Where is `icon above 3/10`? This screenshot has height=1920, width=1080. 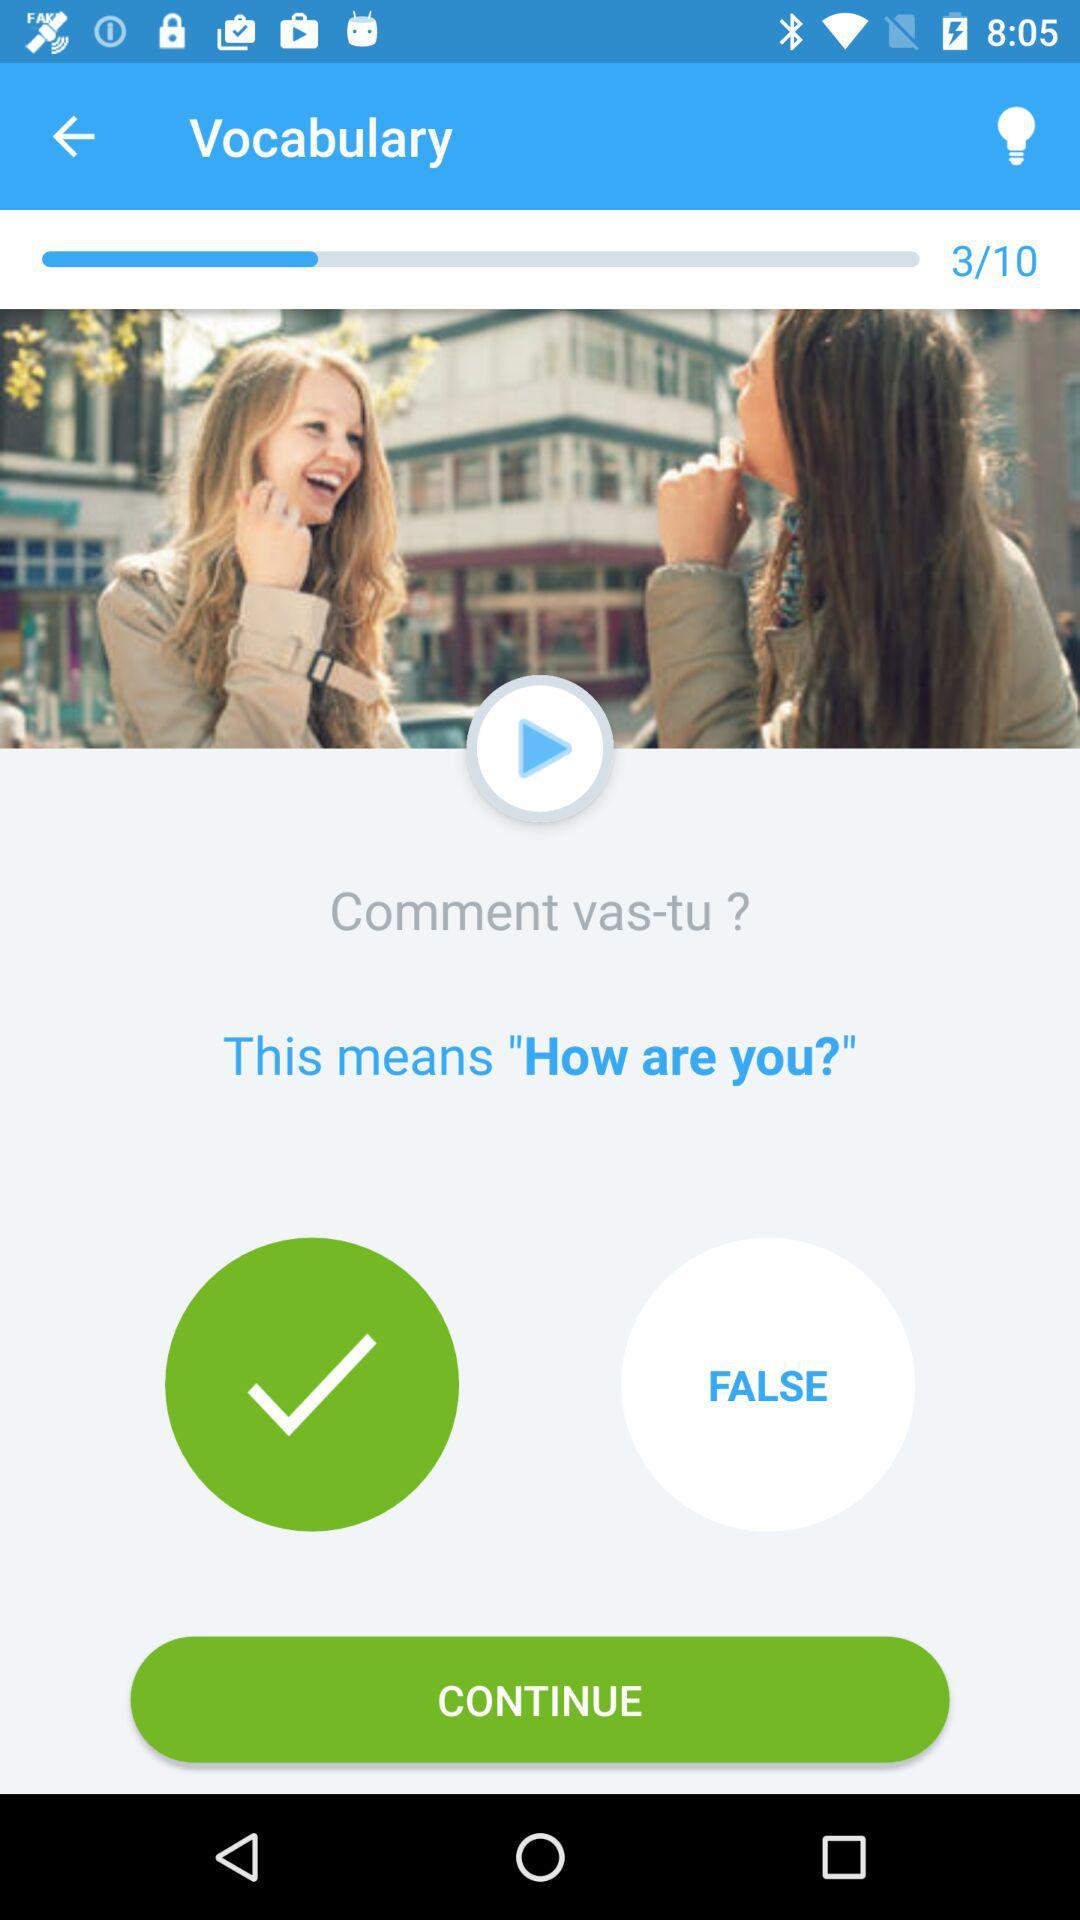
icon above 3/10 is located at coordinates (1017, 135).